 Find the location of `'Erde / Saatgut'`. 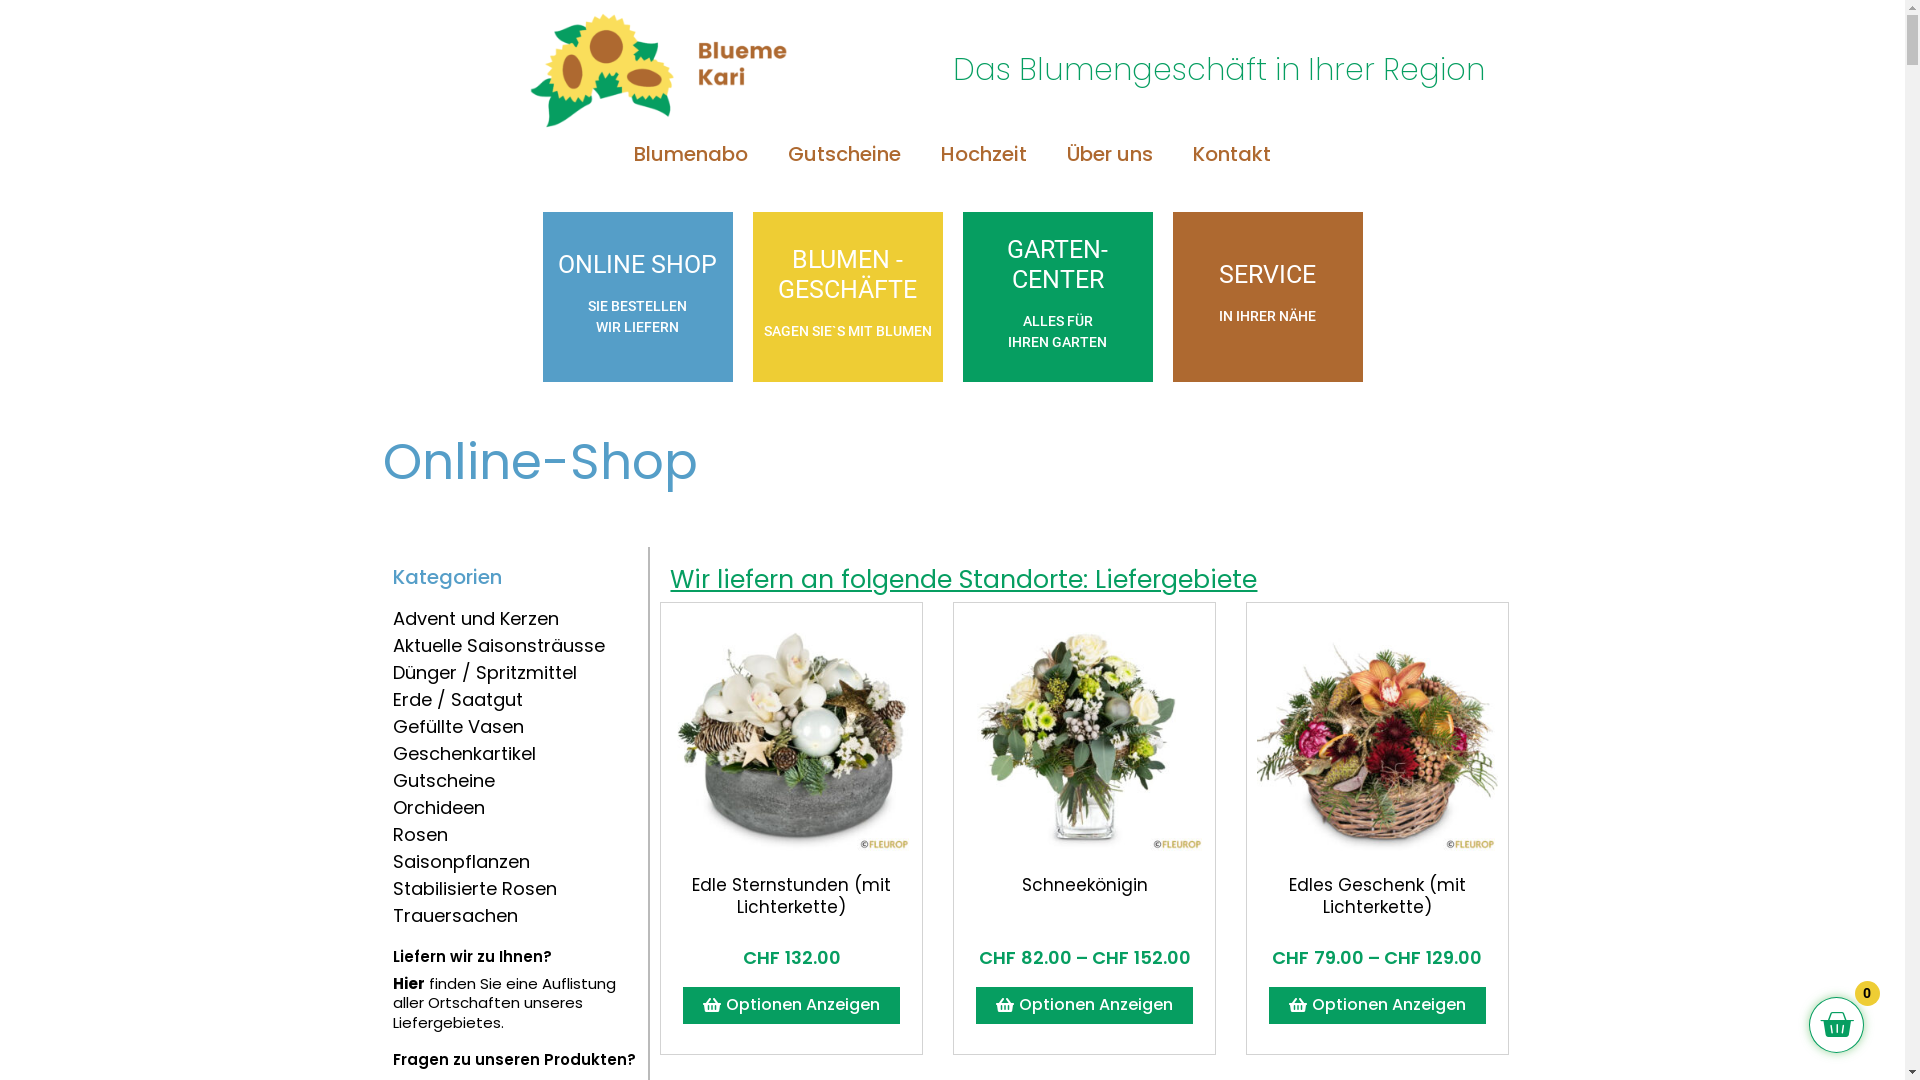

'Erde / Saatgut' is located at coordinates (455, 698).